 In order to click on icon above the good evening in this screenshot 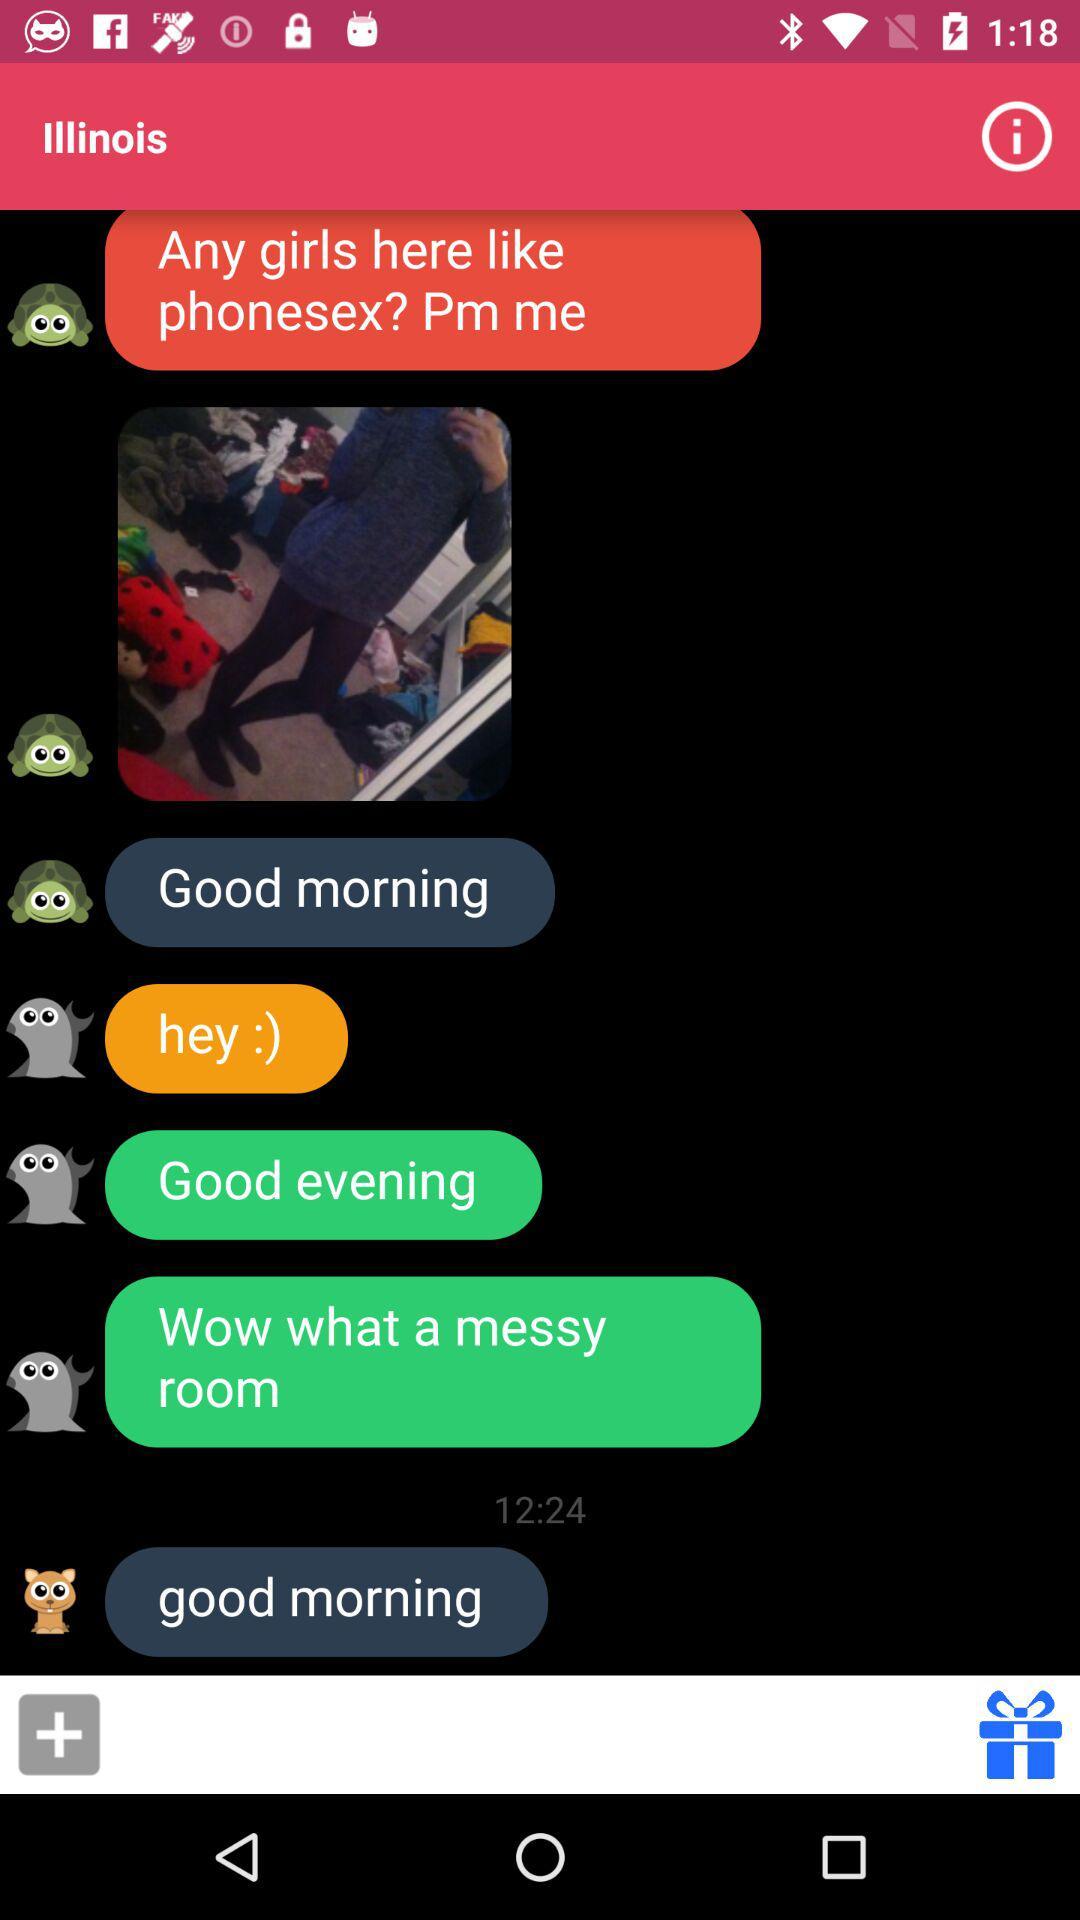, I will do `click(225, 1038)`.